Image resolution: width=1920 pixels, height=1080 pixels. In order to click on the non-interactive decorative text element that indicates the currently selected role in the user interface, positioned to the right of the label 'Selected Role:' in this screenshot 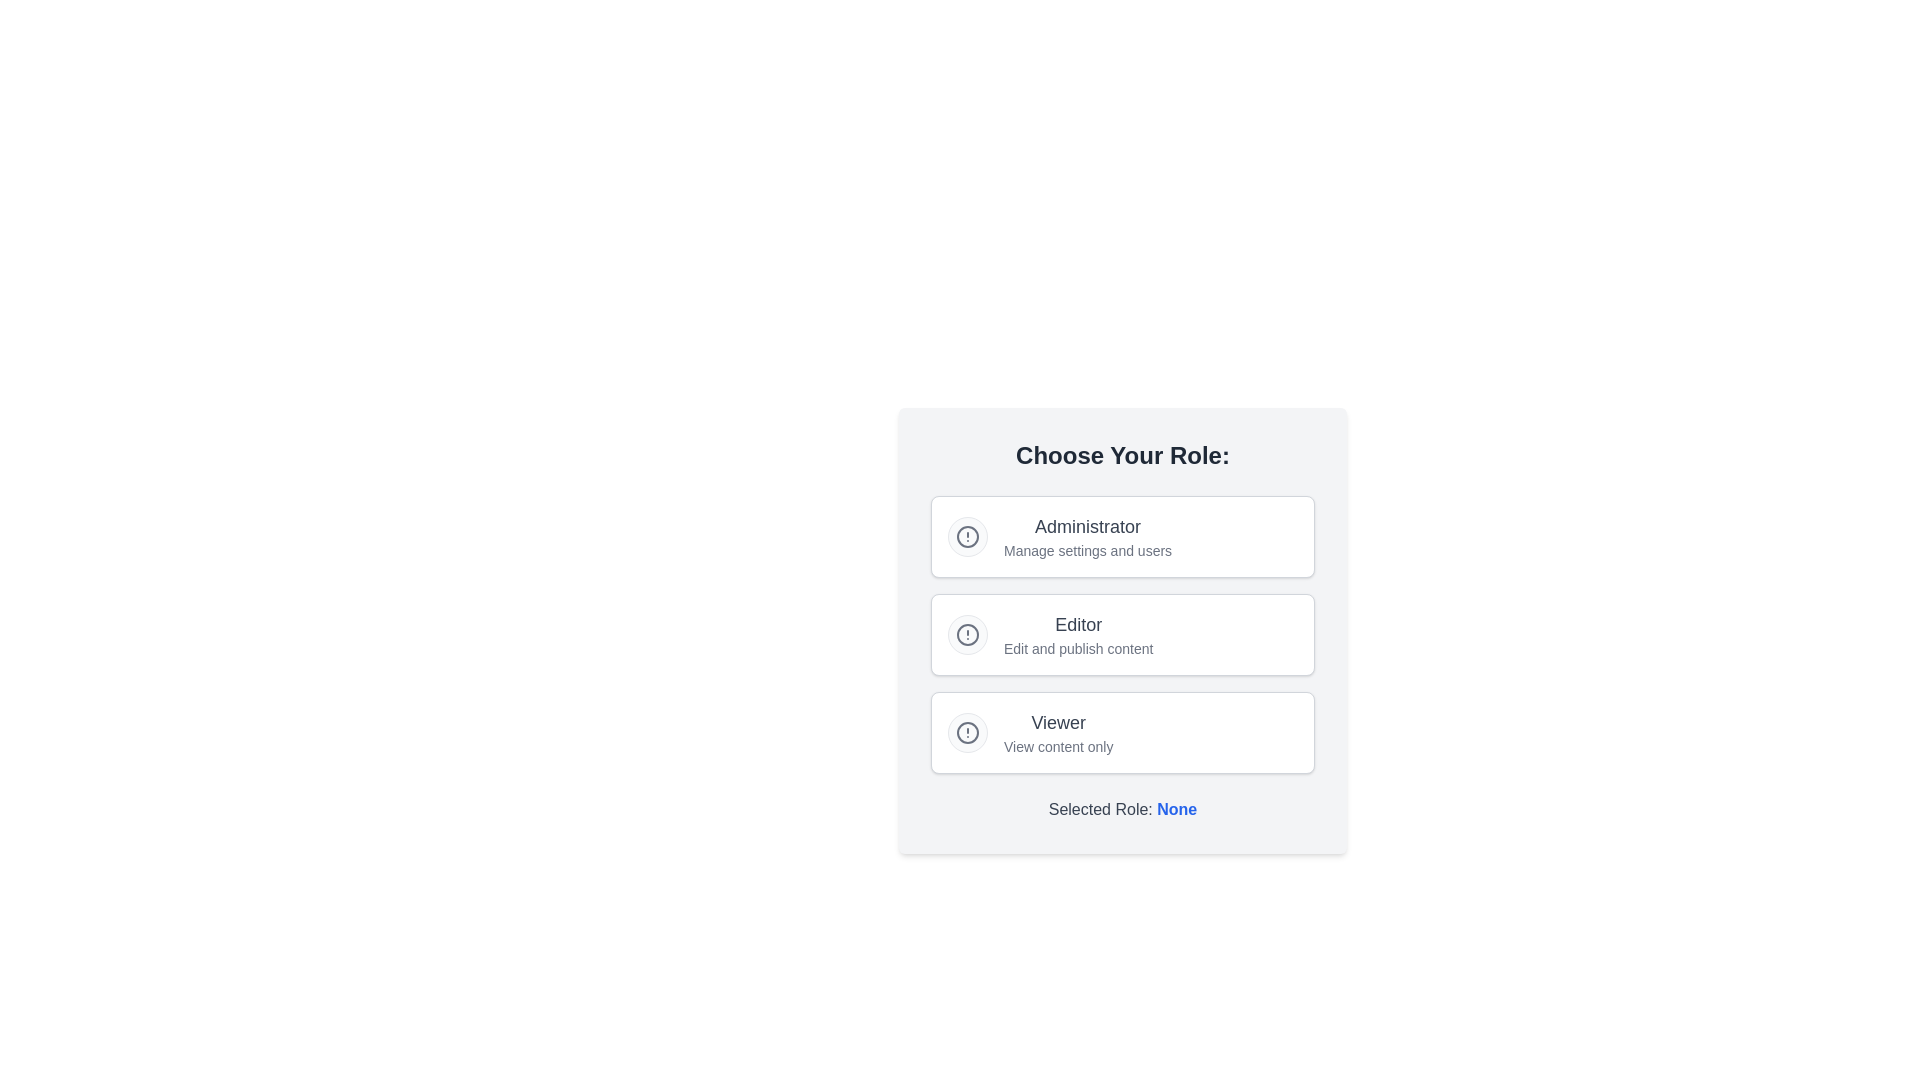, I will do `click(1177, 808)`.